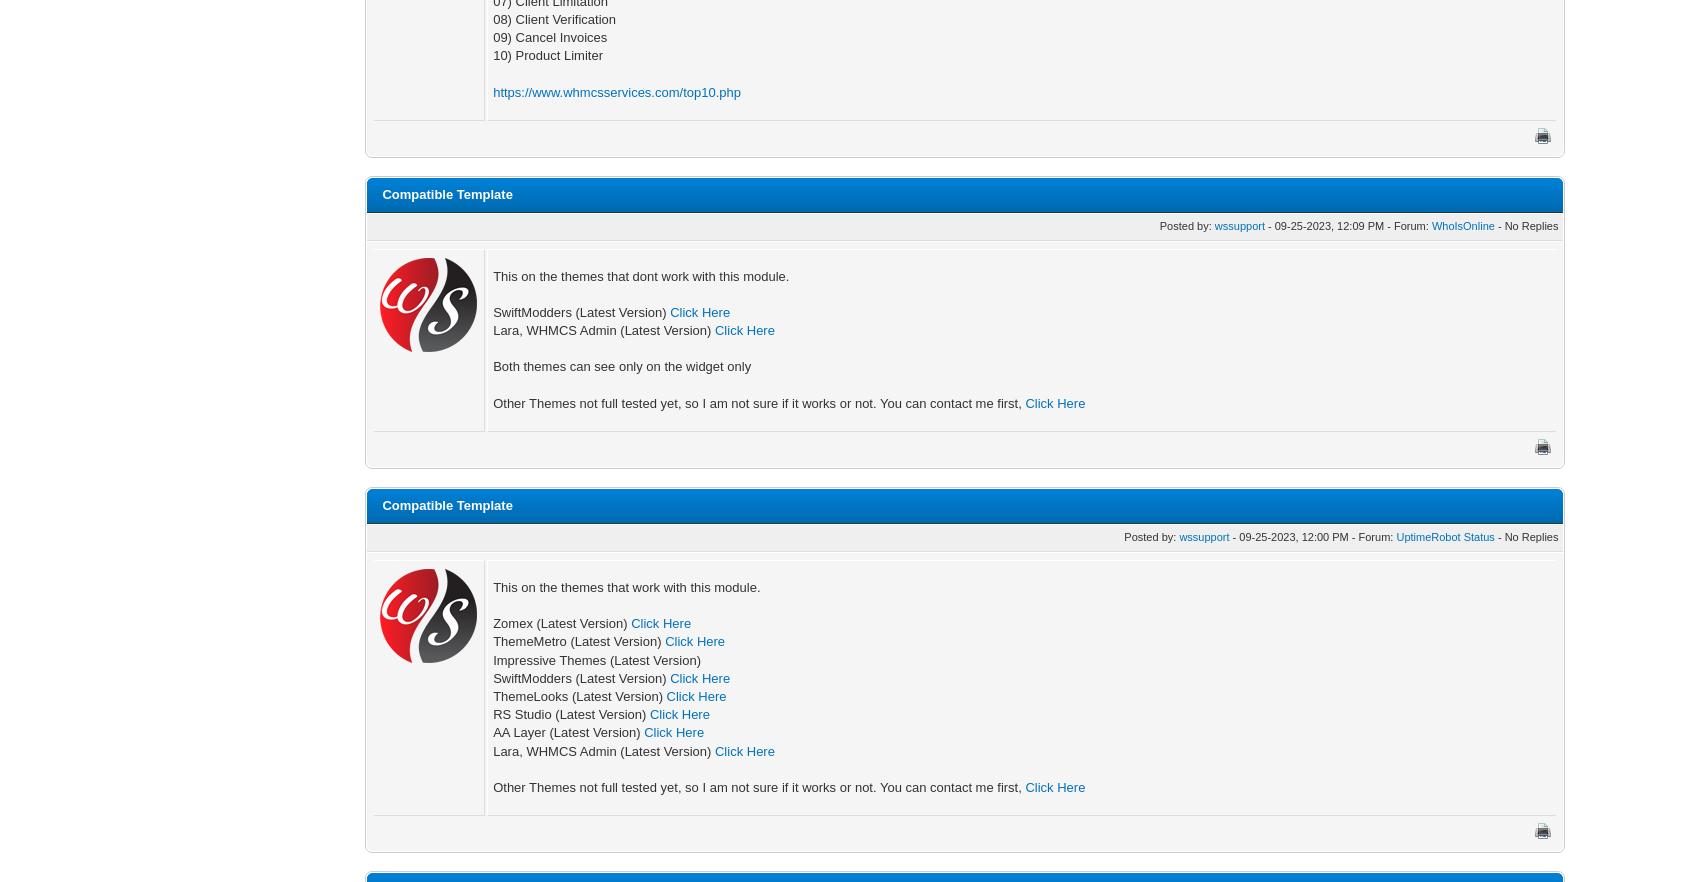  What do you see at coordinates (1263, 224) in the screenshot?
I see `'- 09-25-2023, 12:09 PM - Forum:'` at bounding box center [1263, 224].